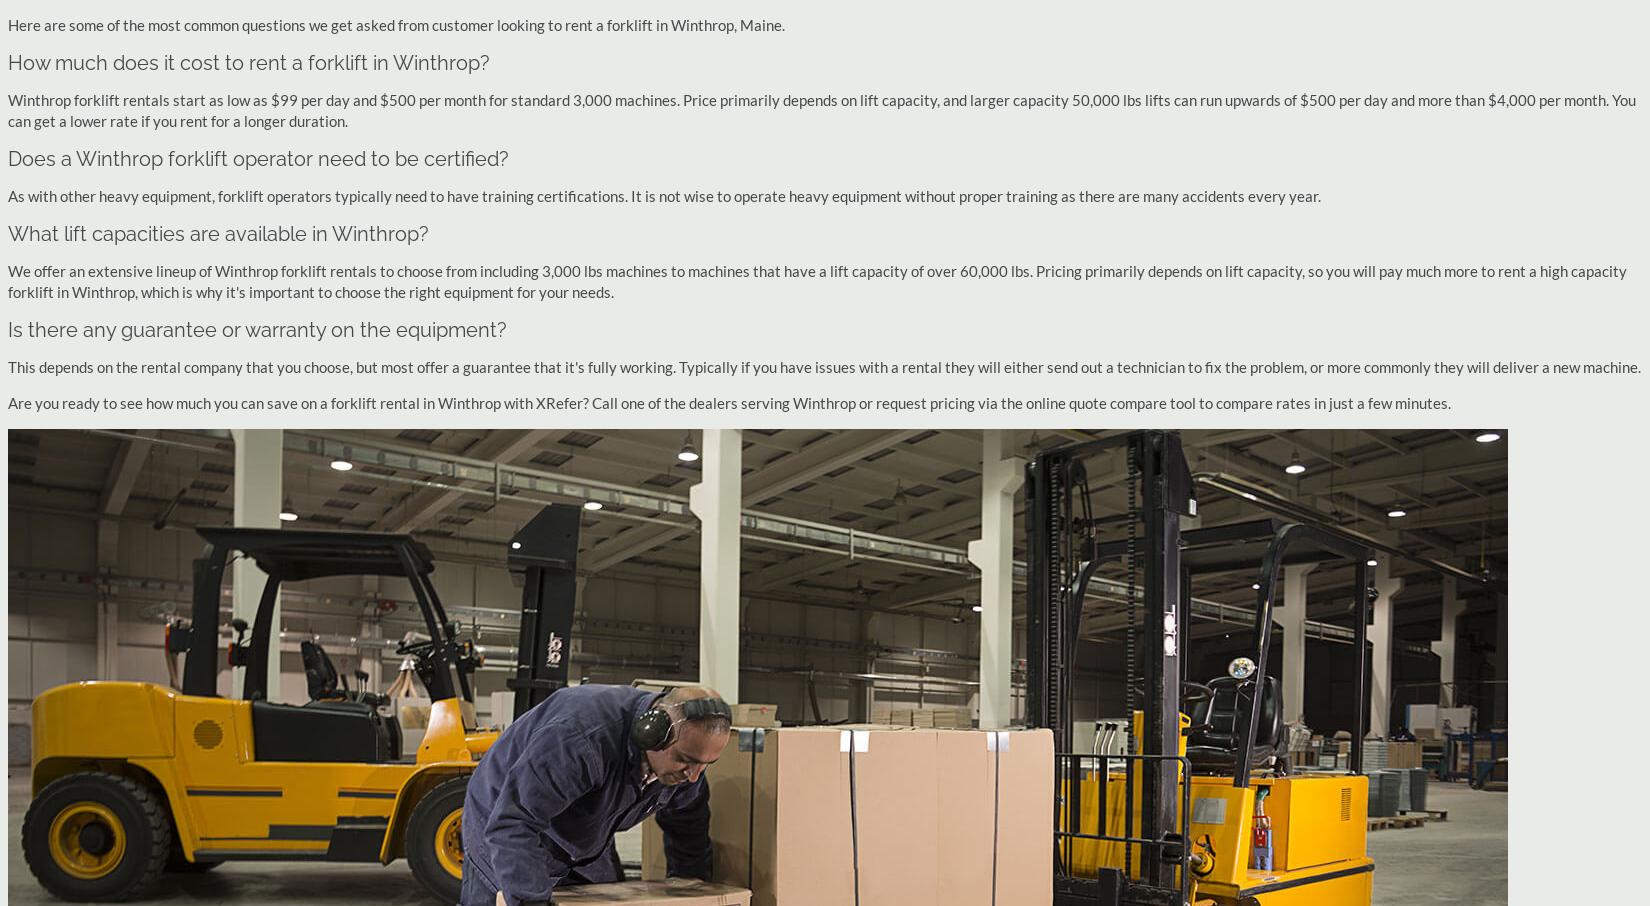 The height and width of the screenshot is (906, 1650). Describe the element at coordinates (248, 62) in the screenshot. I see `'How much does it cost to rent a forklift in Winthrop?'` at that location.